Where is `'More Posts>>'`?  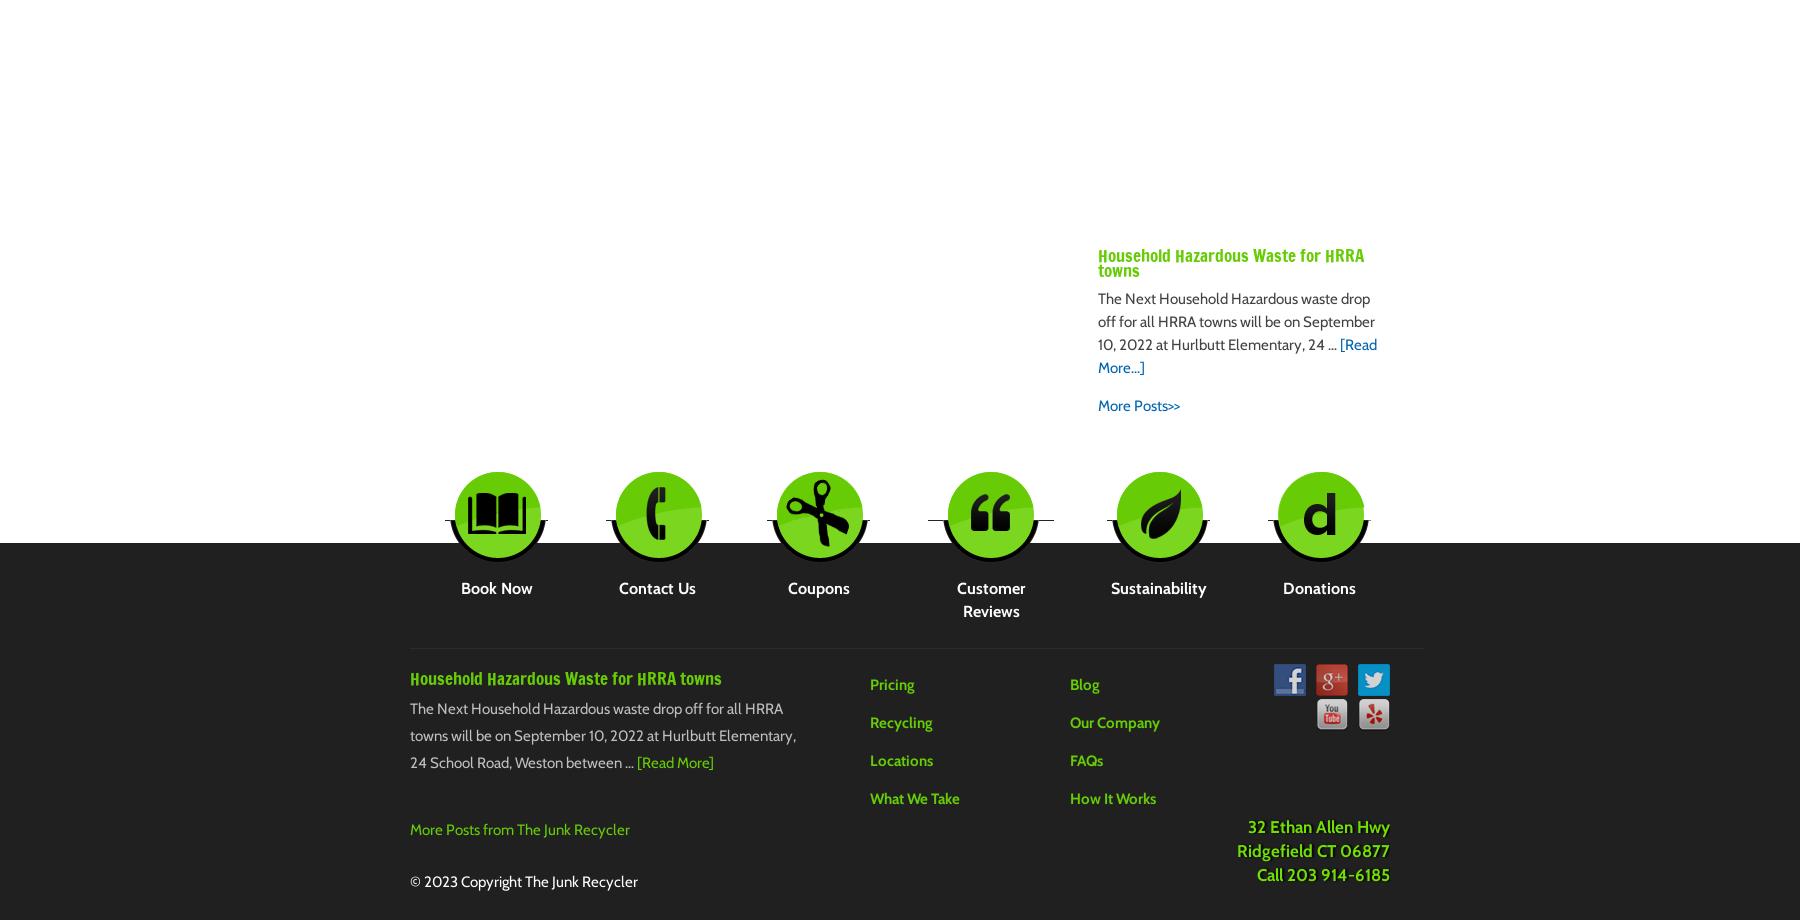
'More Posts>>' is located at coordinates (1138, 404).